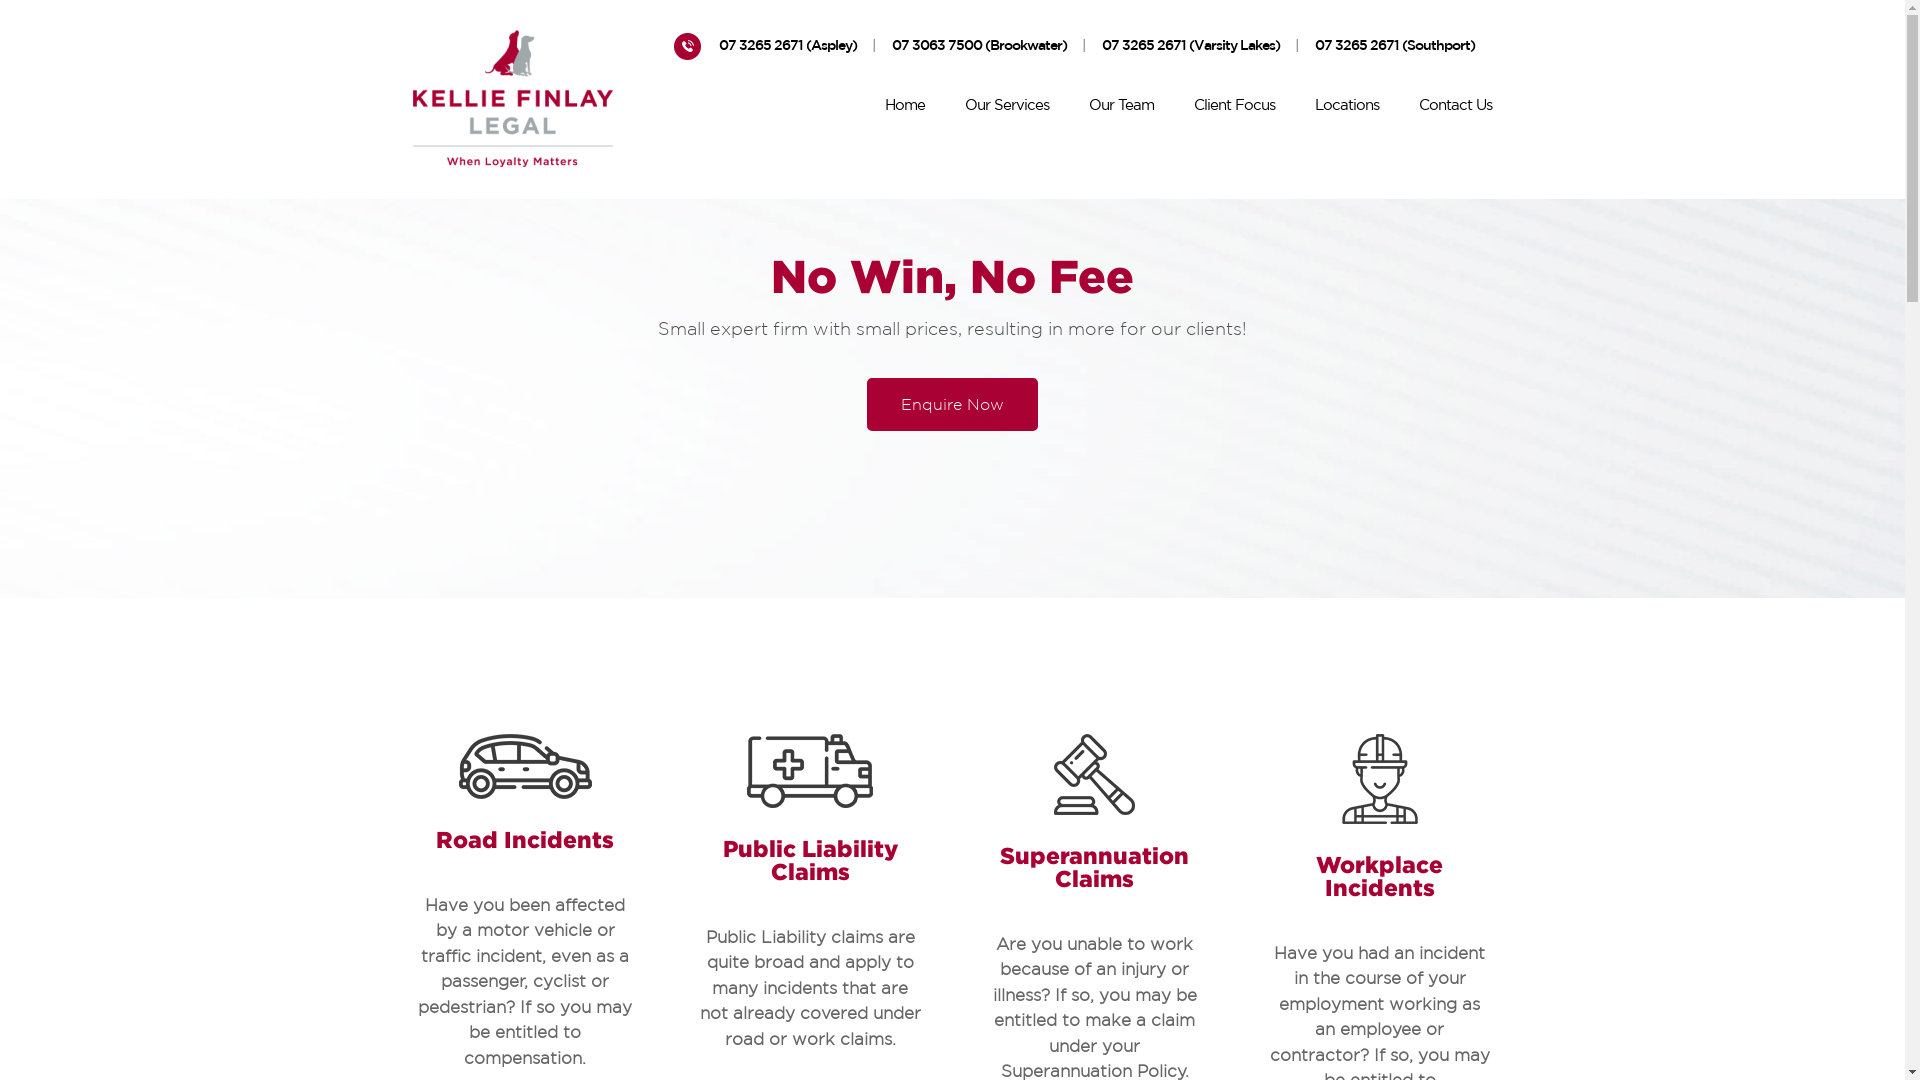  I want to click on 'Our Team', so click(1121, 108).